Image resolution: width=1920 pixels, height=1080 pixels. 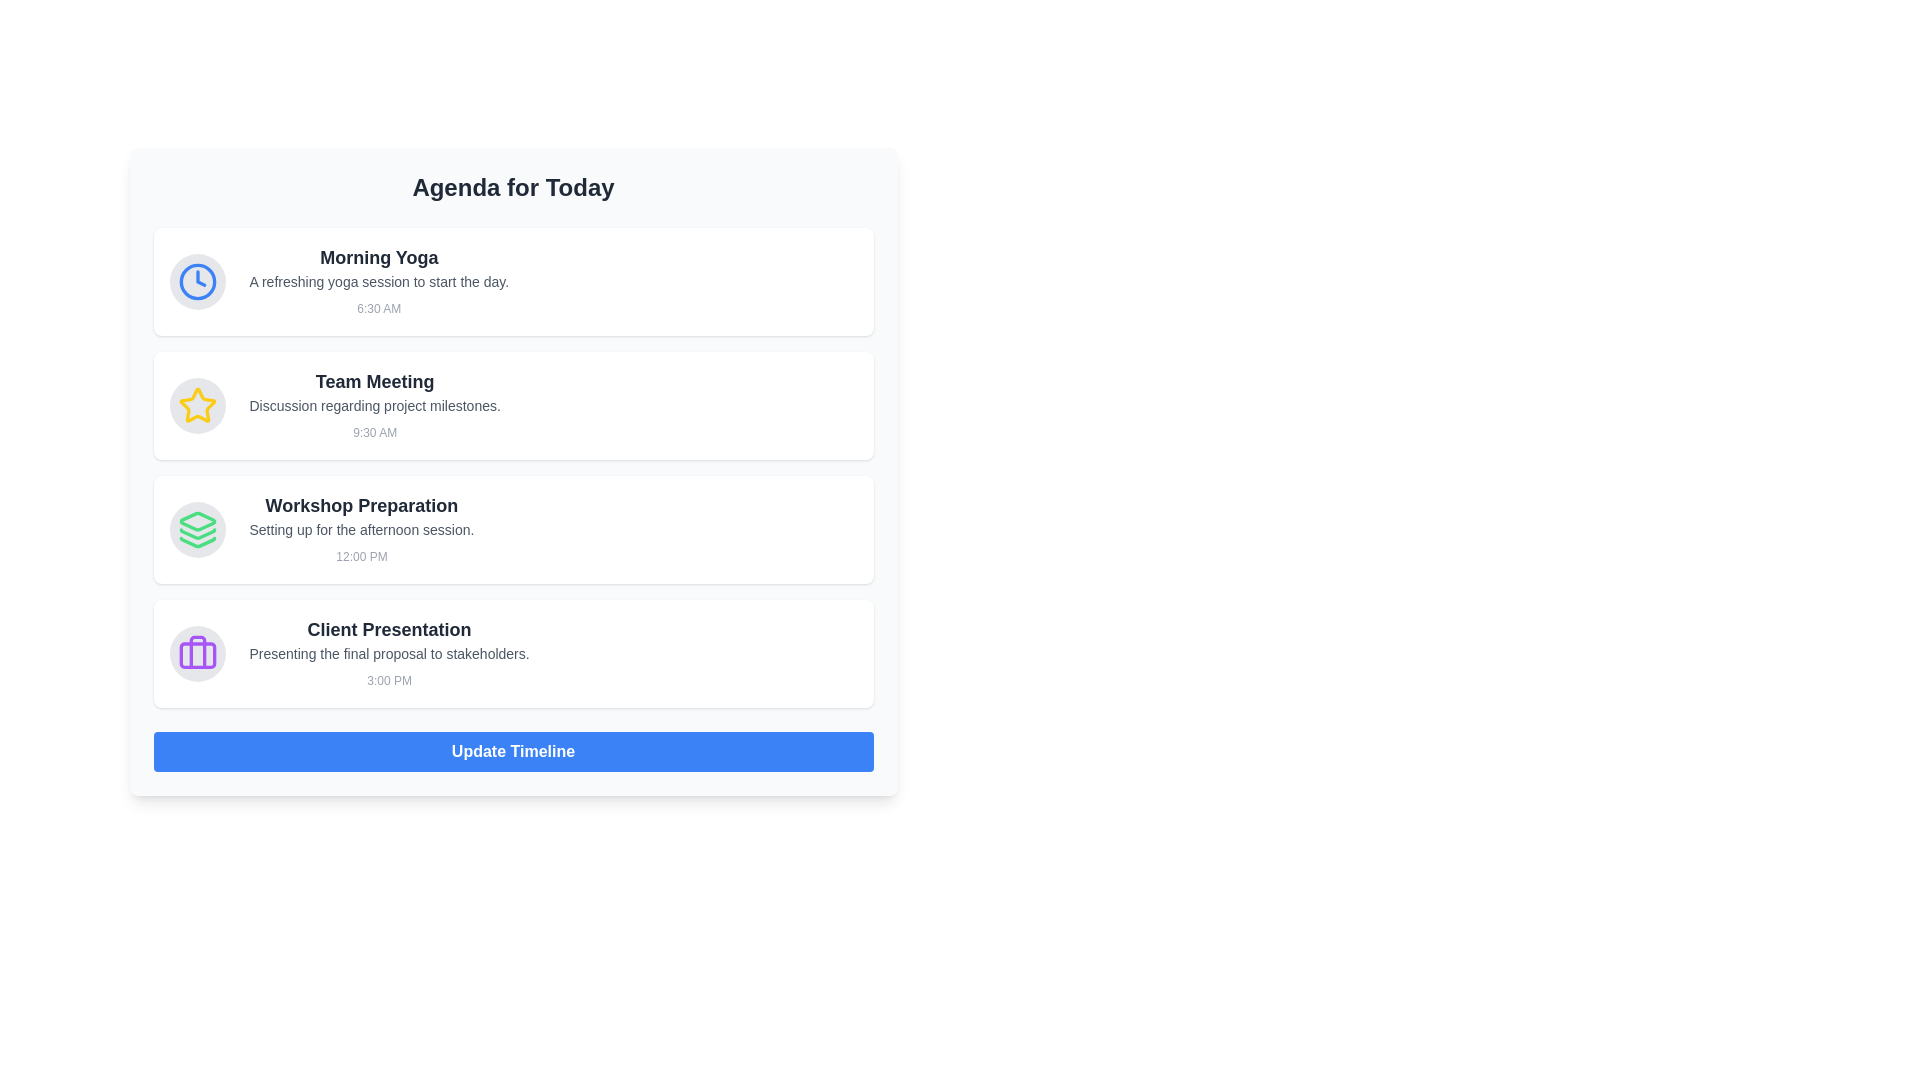 What do you see at coordinates (375, 405) in the screenshot?
I see `the text label that describes the 'Team Meeting' agenda item, located between the title 'Team Meeting' and the time '9:30 AM' in the vertical agenda list` at bounding box center [375, 405].